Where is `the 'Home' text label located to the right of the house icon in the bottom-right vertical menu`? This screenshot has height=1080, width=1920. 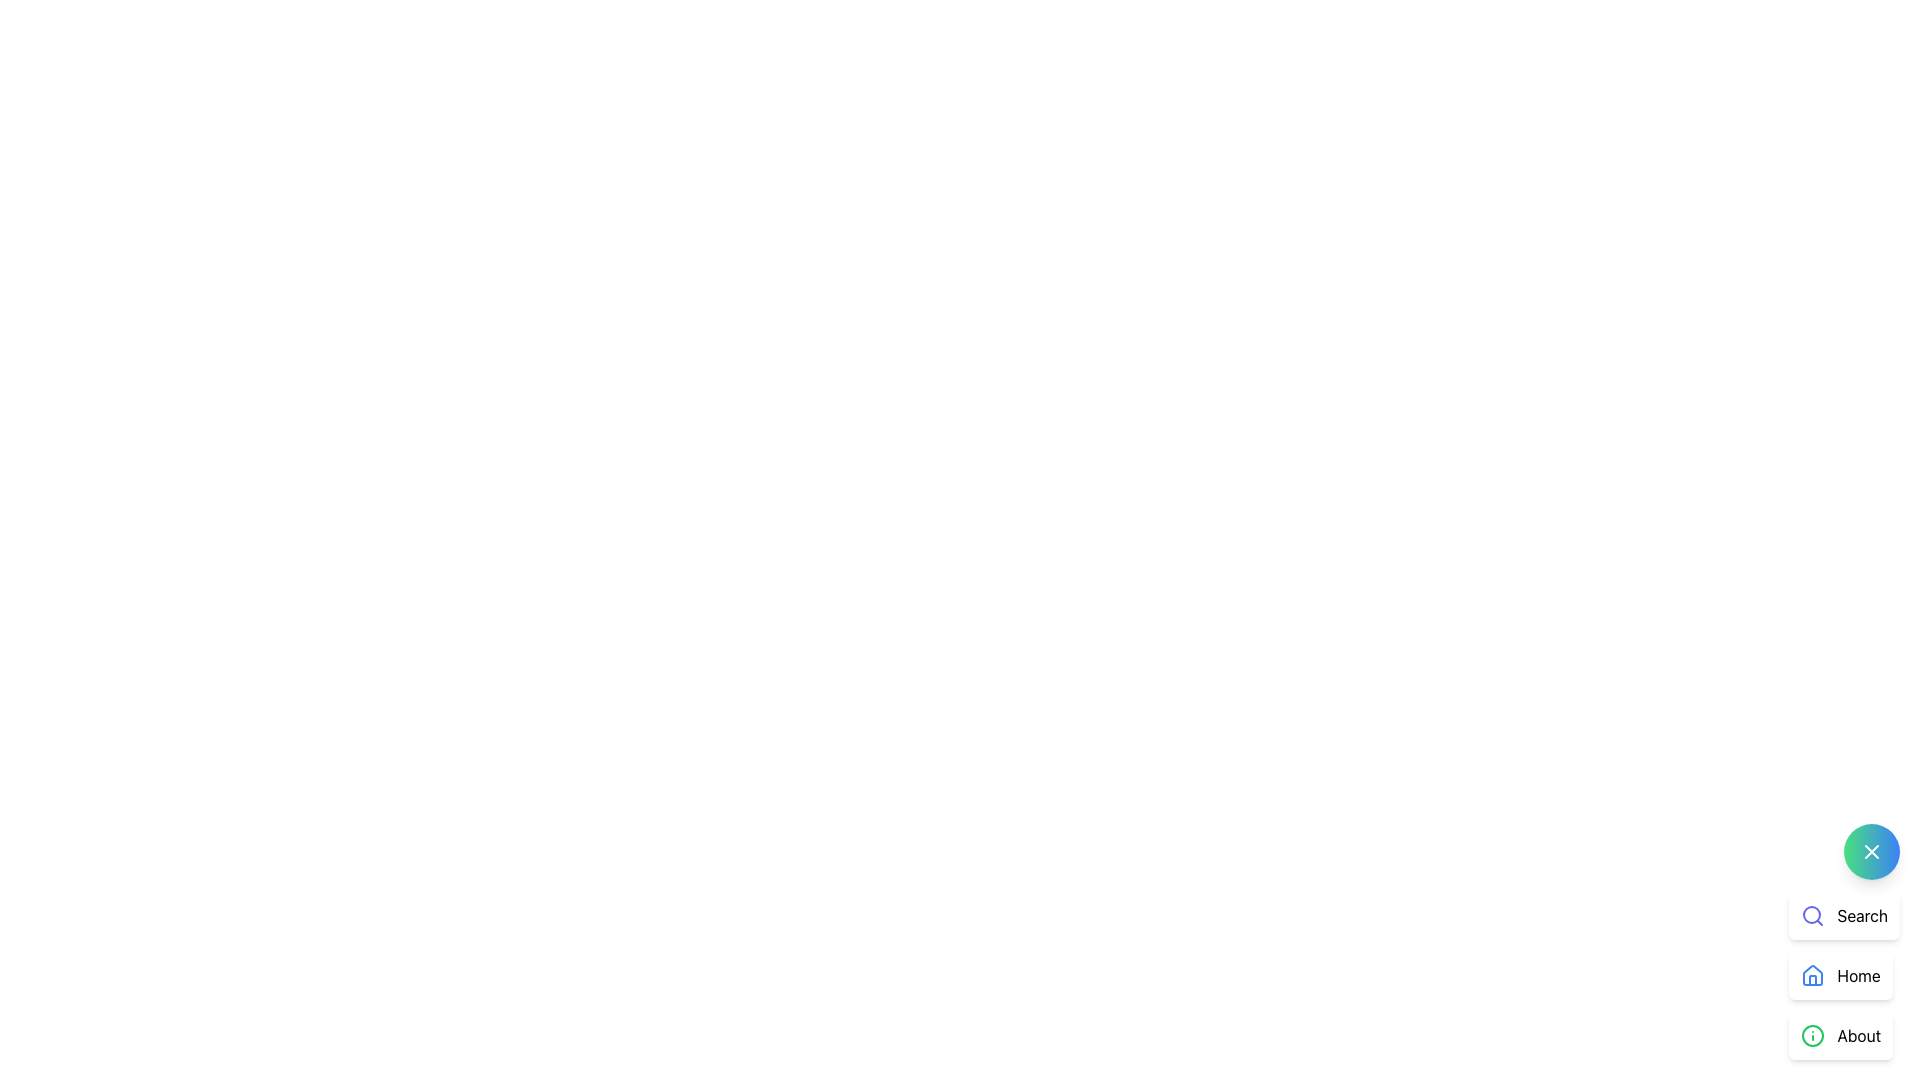
the 'Home' text label located to the right of the house icon in the bottom-right vertical menu is located at coordinates (1858, 974).